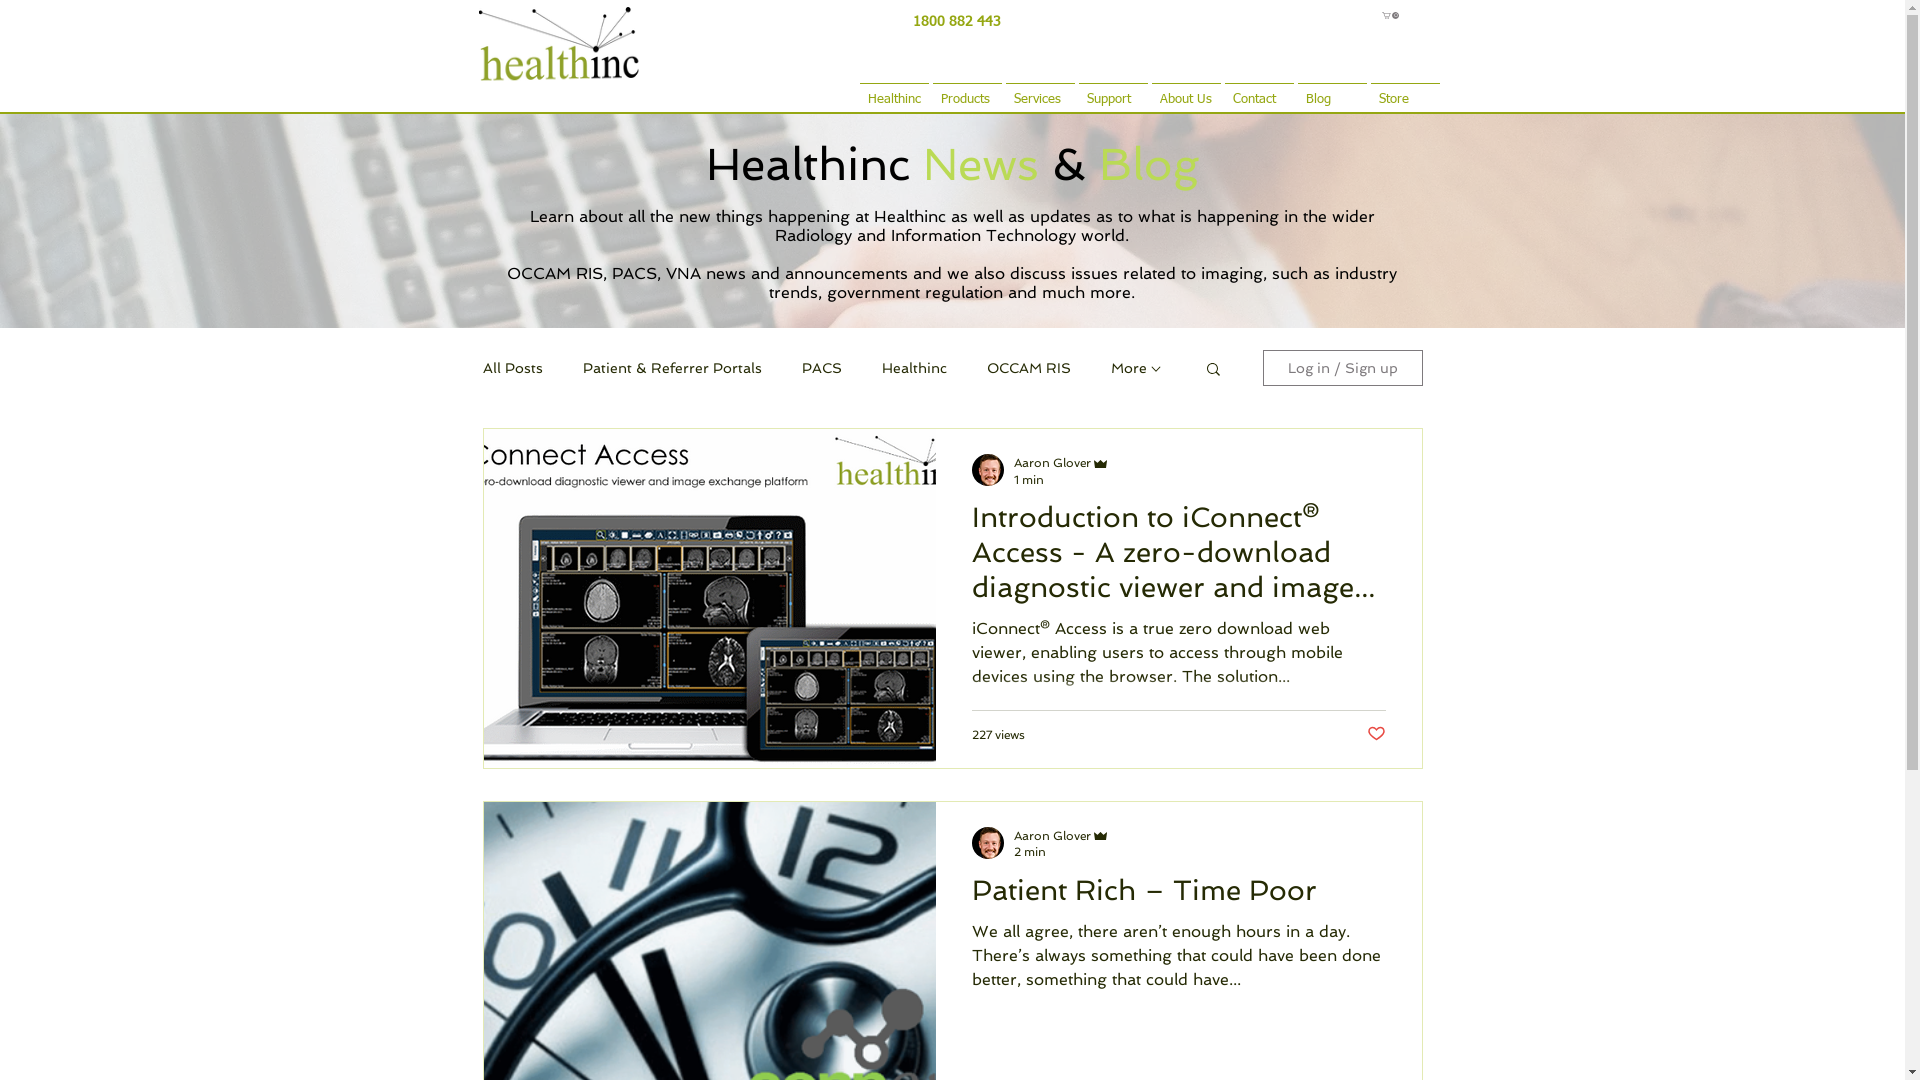 This screenshot has height=1080, width=1920. Describe the element at coordinates (1365, 734) in the screenshot. I see `'Post not marked as liked'` at that location.